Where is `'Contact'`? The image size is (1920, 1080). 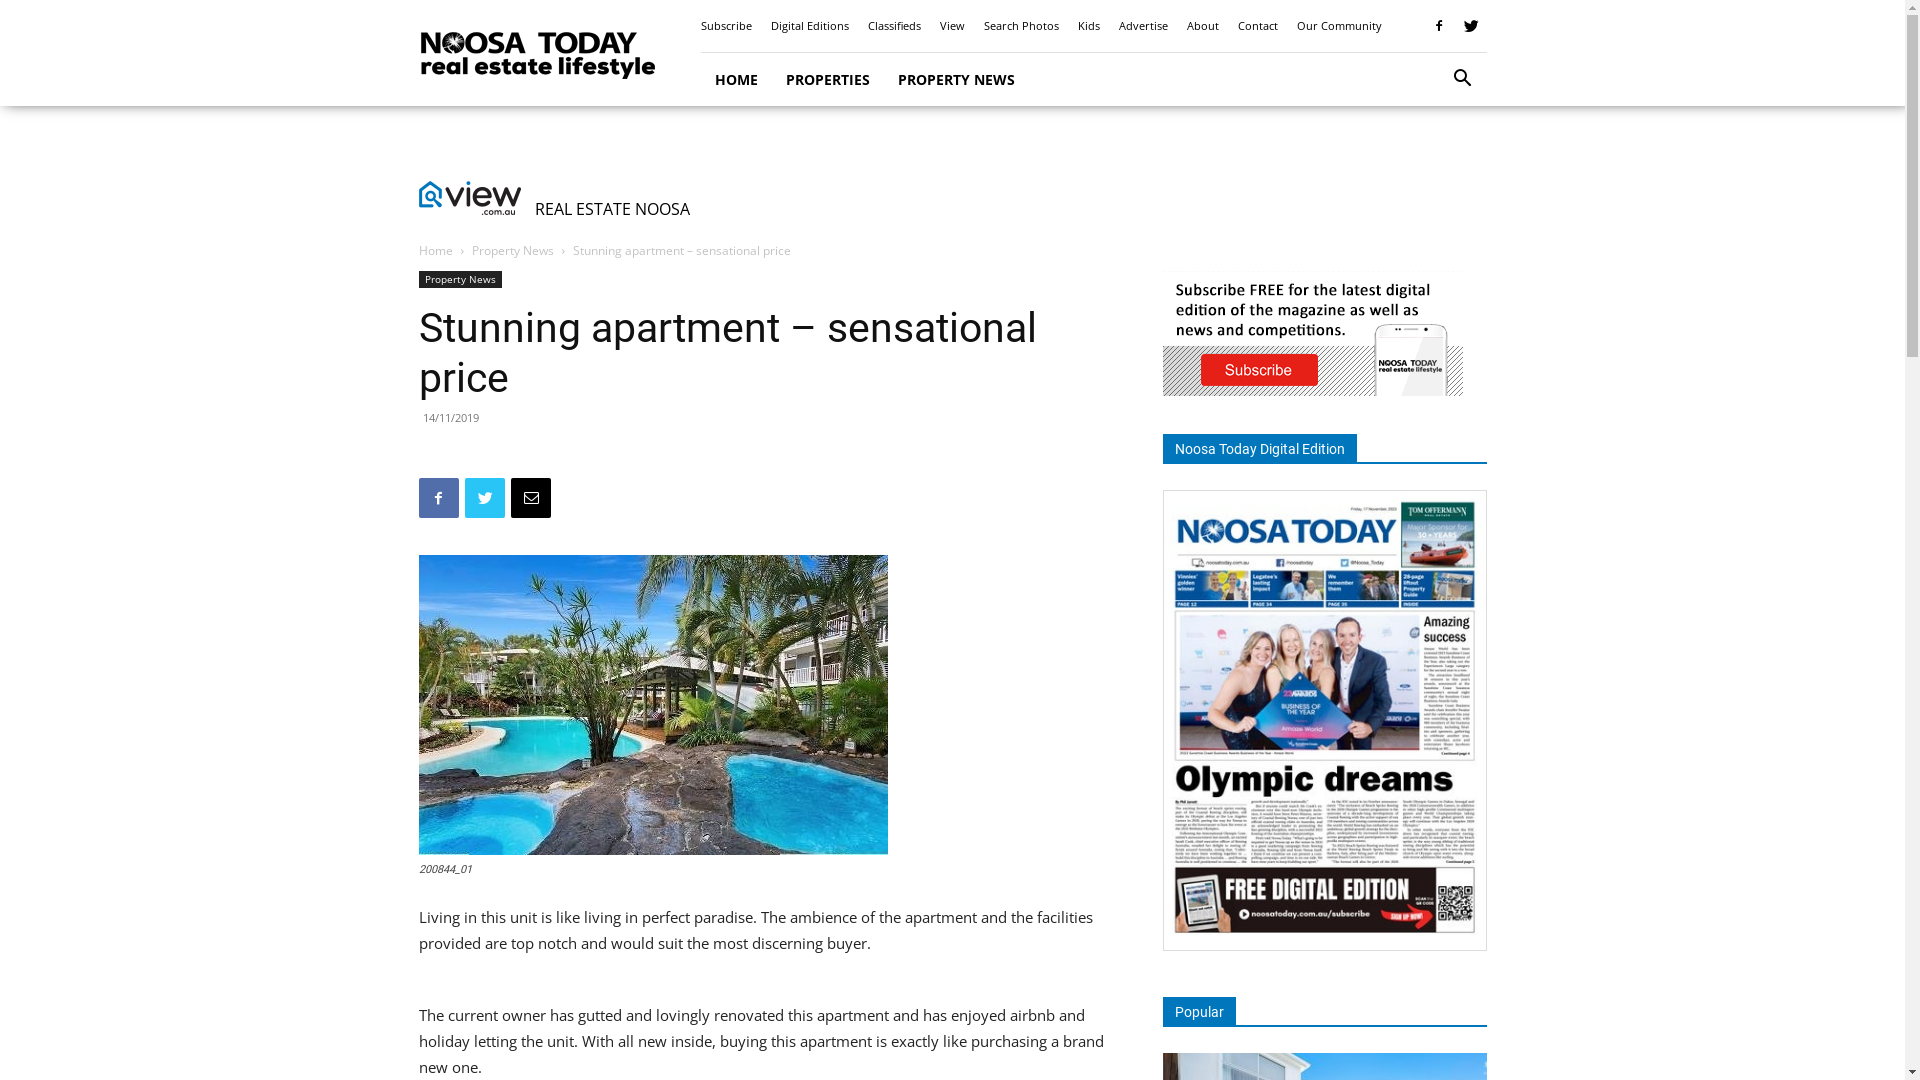 'Contact' is located at coordinates (1256, 25).